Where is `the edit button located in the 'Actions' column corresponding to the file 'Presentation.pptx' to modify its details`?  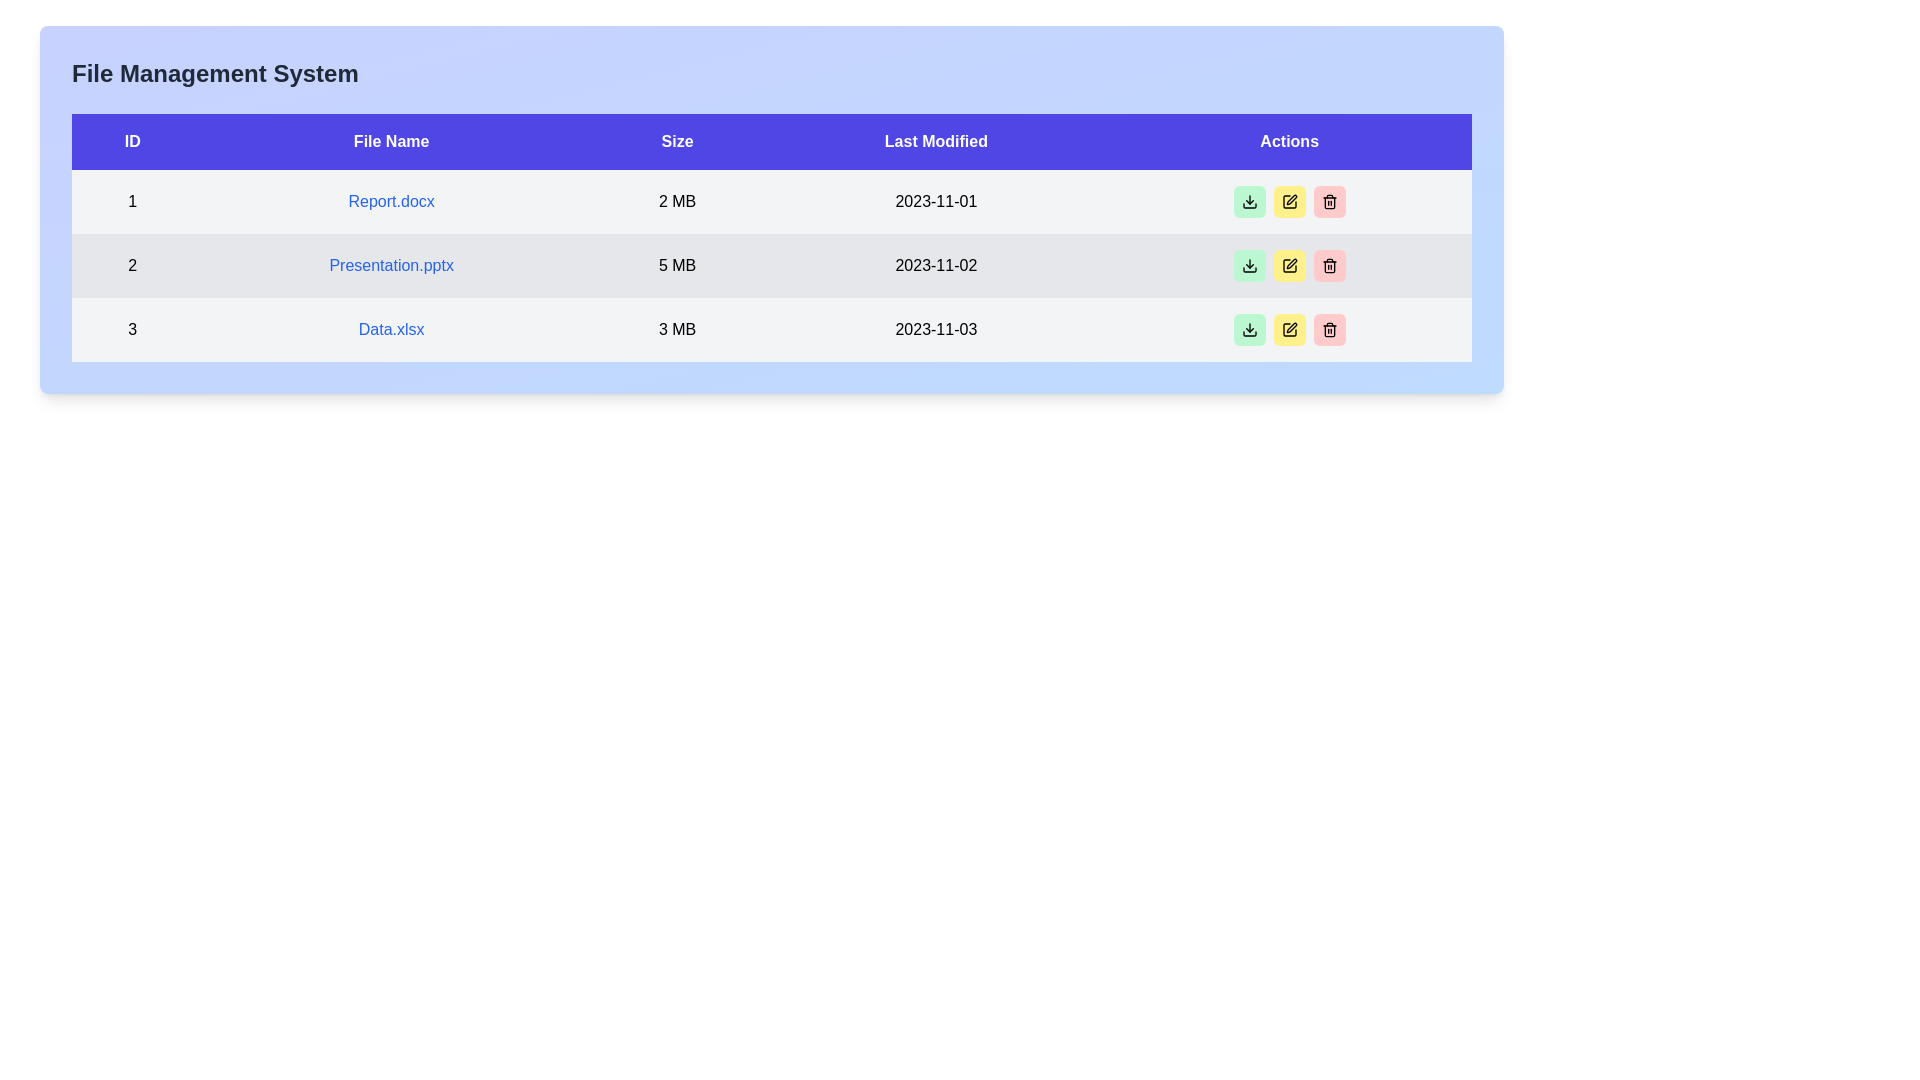
the edit button located in the 'Actions' column corresponding to the file 'Presentation.pptx' to modify its details is located at coordinates (1289, 265).